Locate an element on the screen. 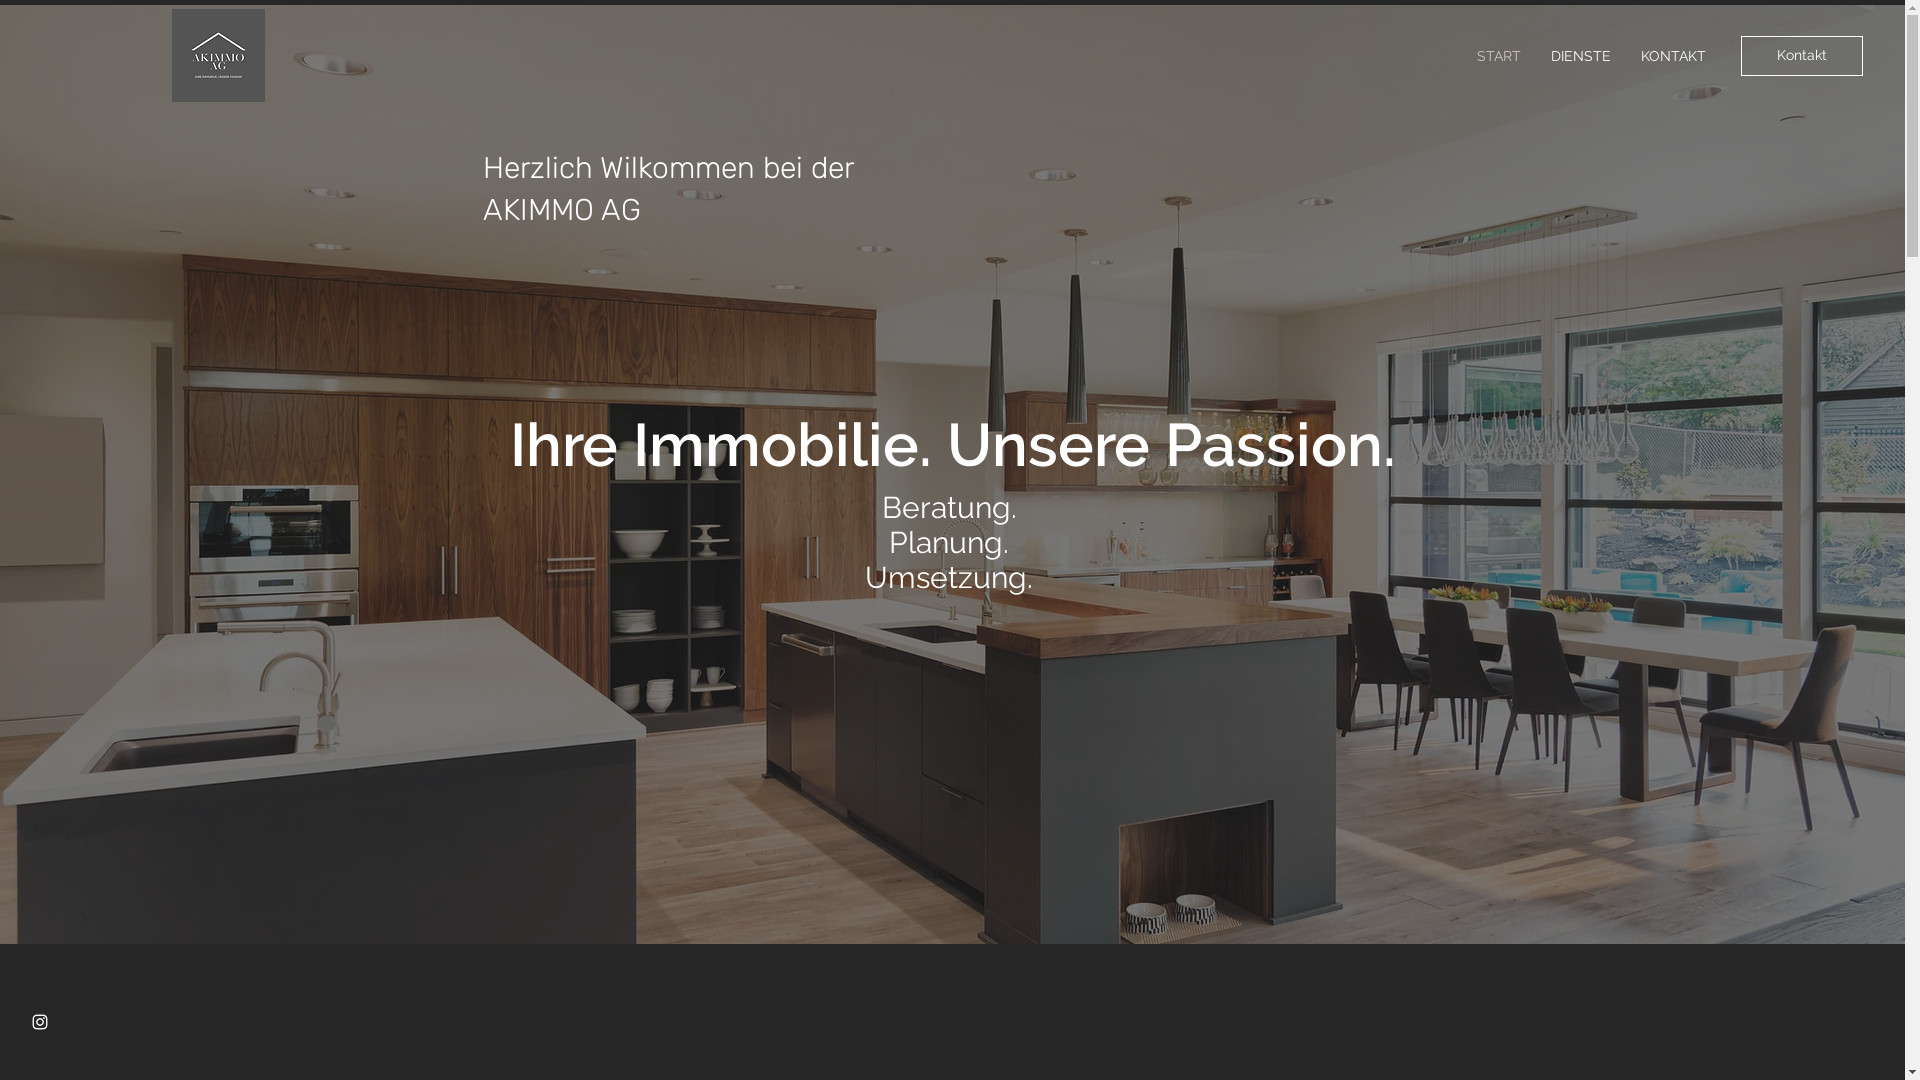 The height and width of the screenshot is (1080, 1920). 'DIENSTE' is located at coordinates (1579, 55).